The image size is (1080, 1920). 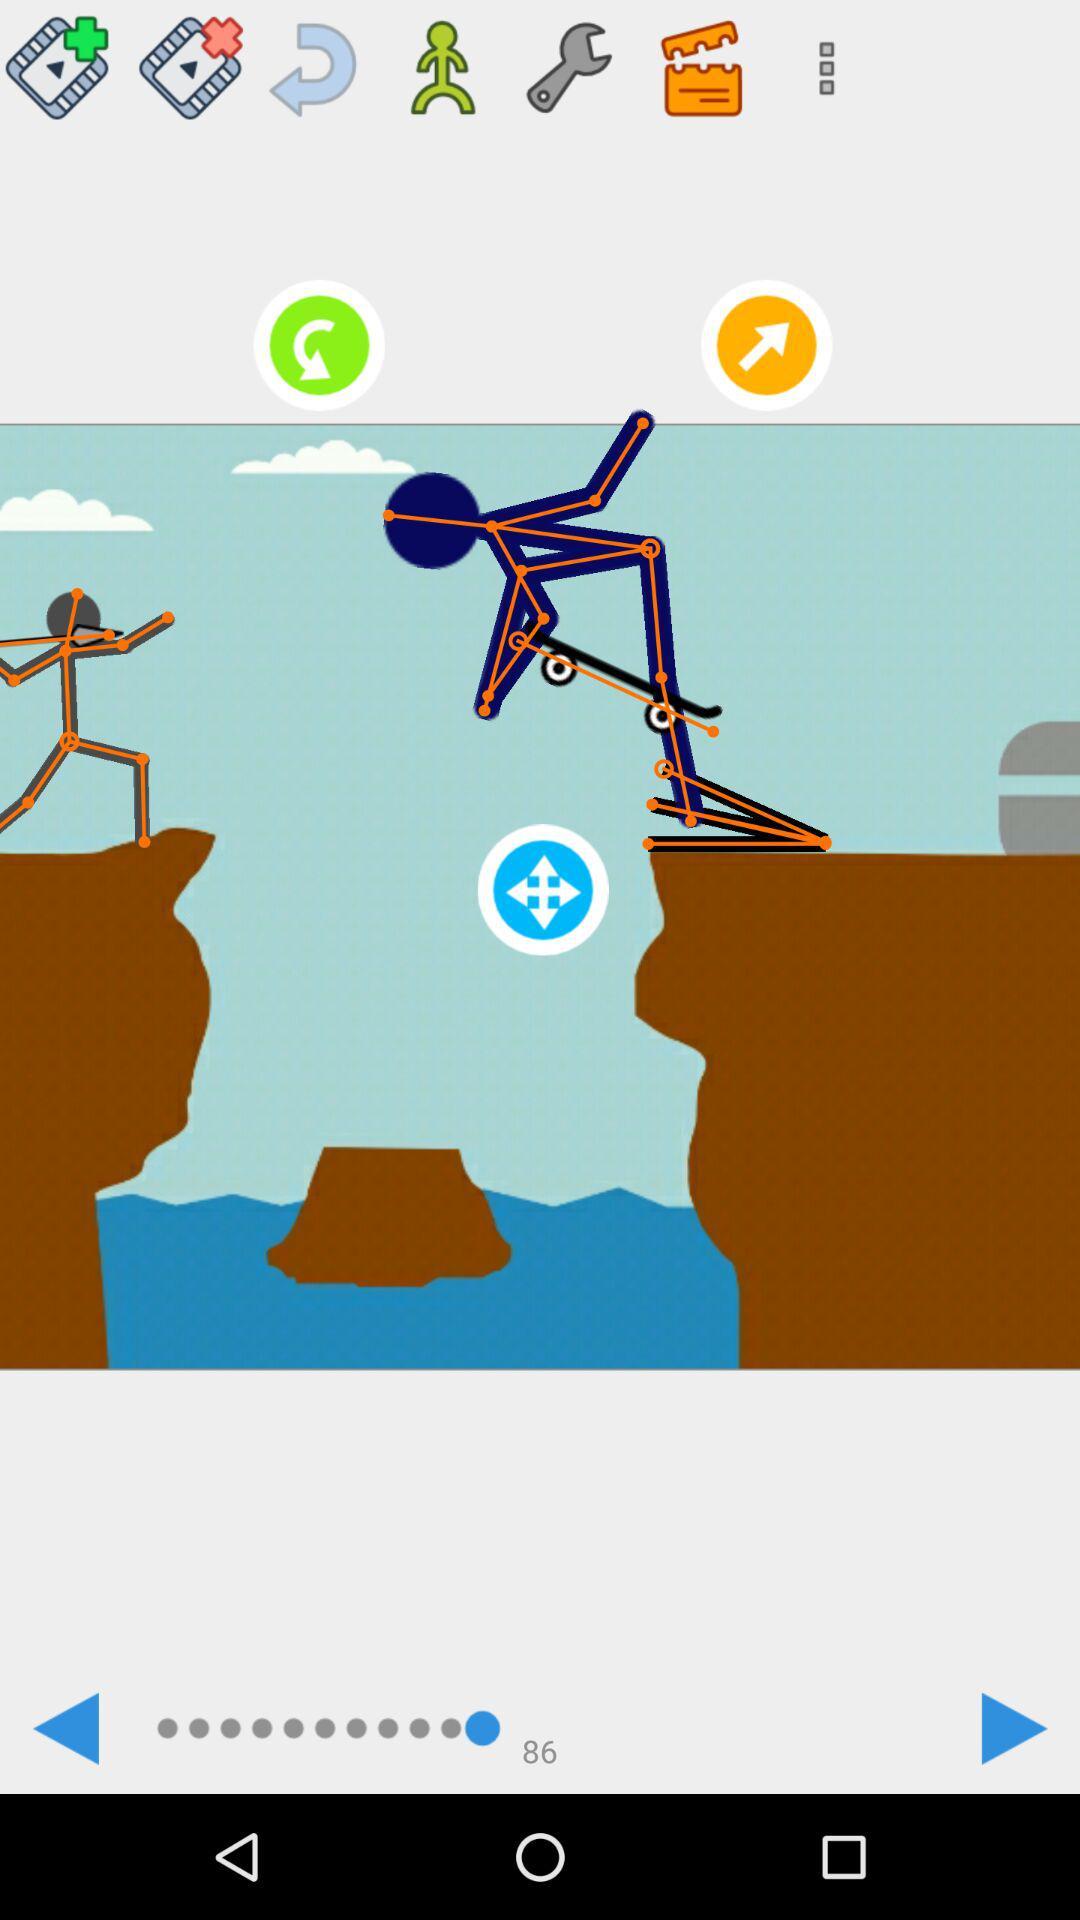 I want to click on previous, so click(x=315, y=60).